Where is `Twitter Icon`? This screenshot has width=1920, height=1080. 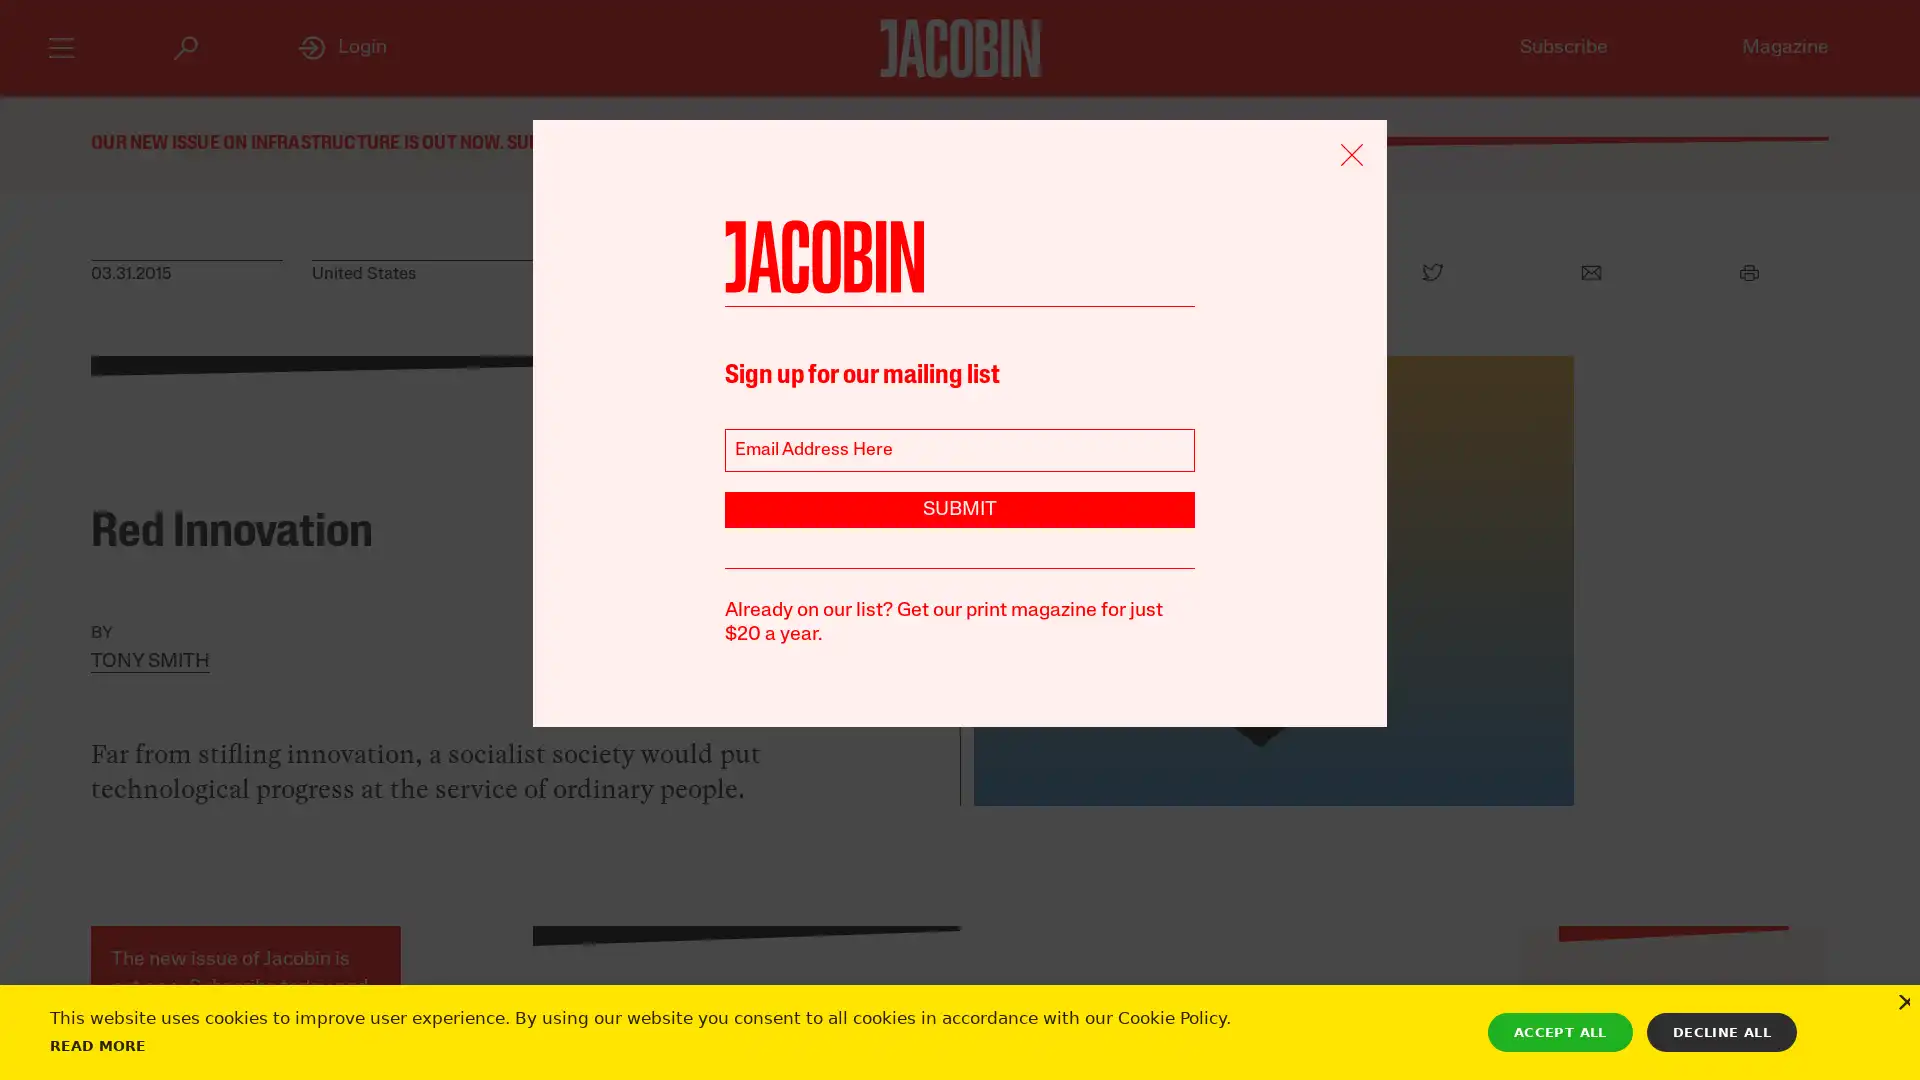
Twitter Icon is located at coordinates (1431, 272).